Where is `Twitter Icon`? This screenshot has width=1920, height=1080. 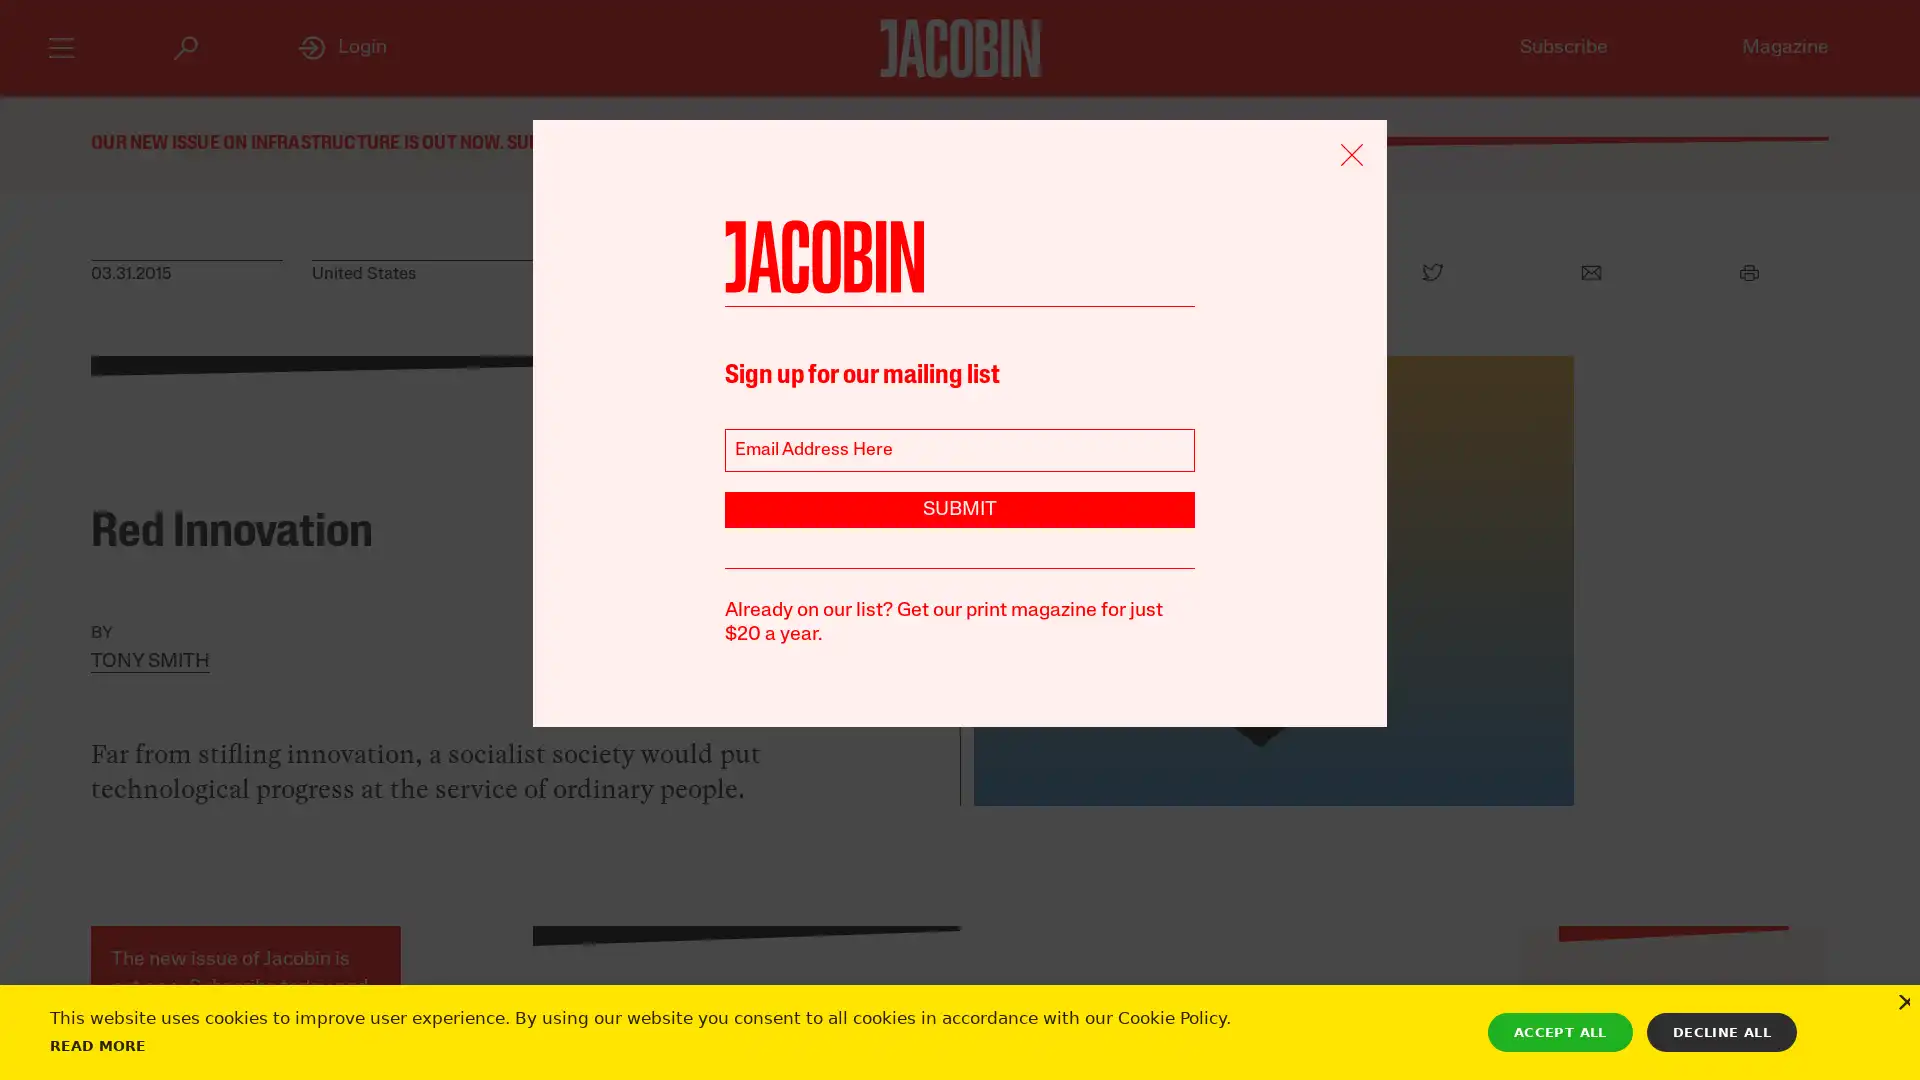
Twitter Icon is located at coordinates (1431, 272).